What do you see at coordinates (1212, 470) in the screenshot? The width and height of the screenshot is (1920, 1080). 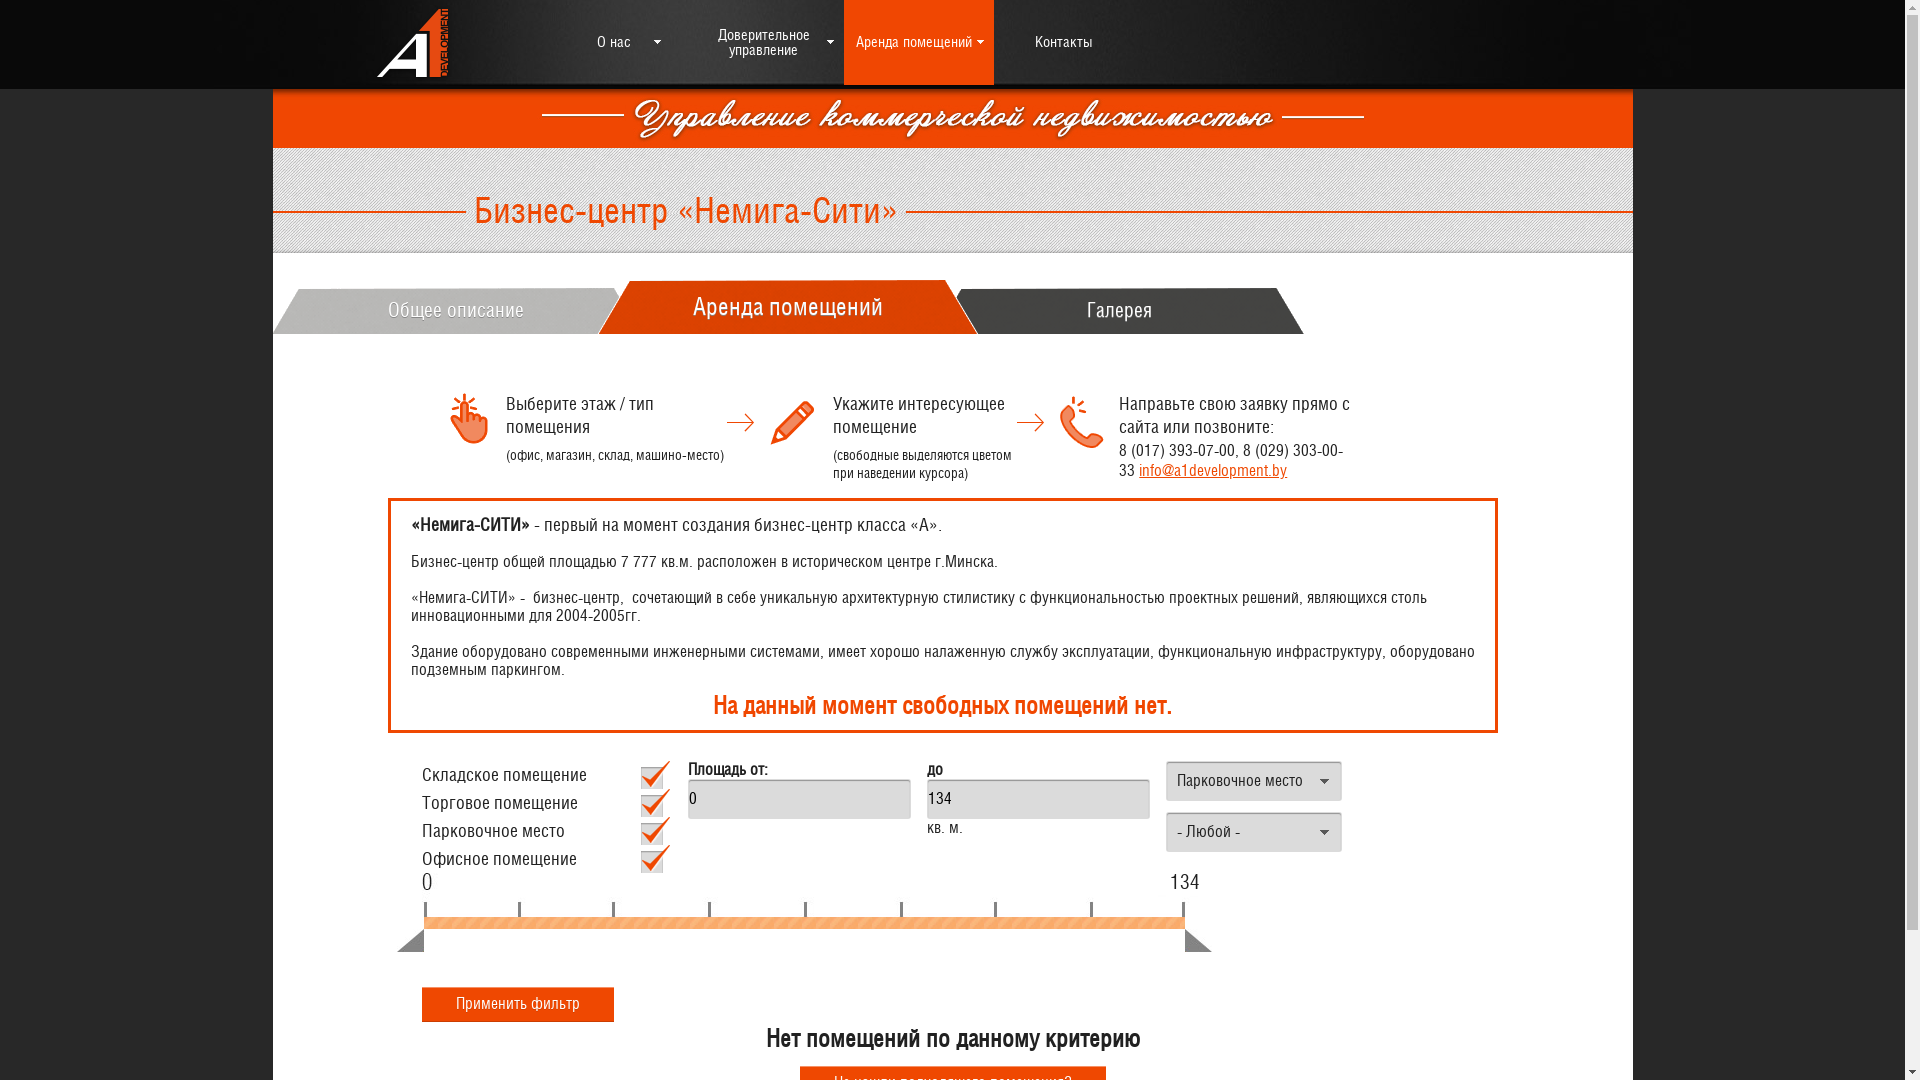 I see `'info@a1development.by'` at bounding box center [1212, 470].